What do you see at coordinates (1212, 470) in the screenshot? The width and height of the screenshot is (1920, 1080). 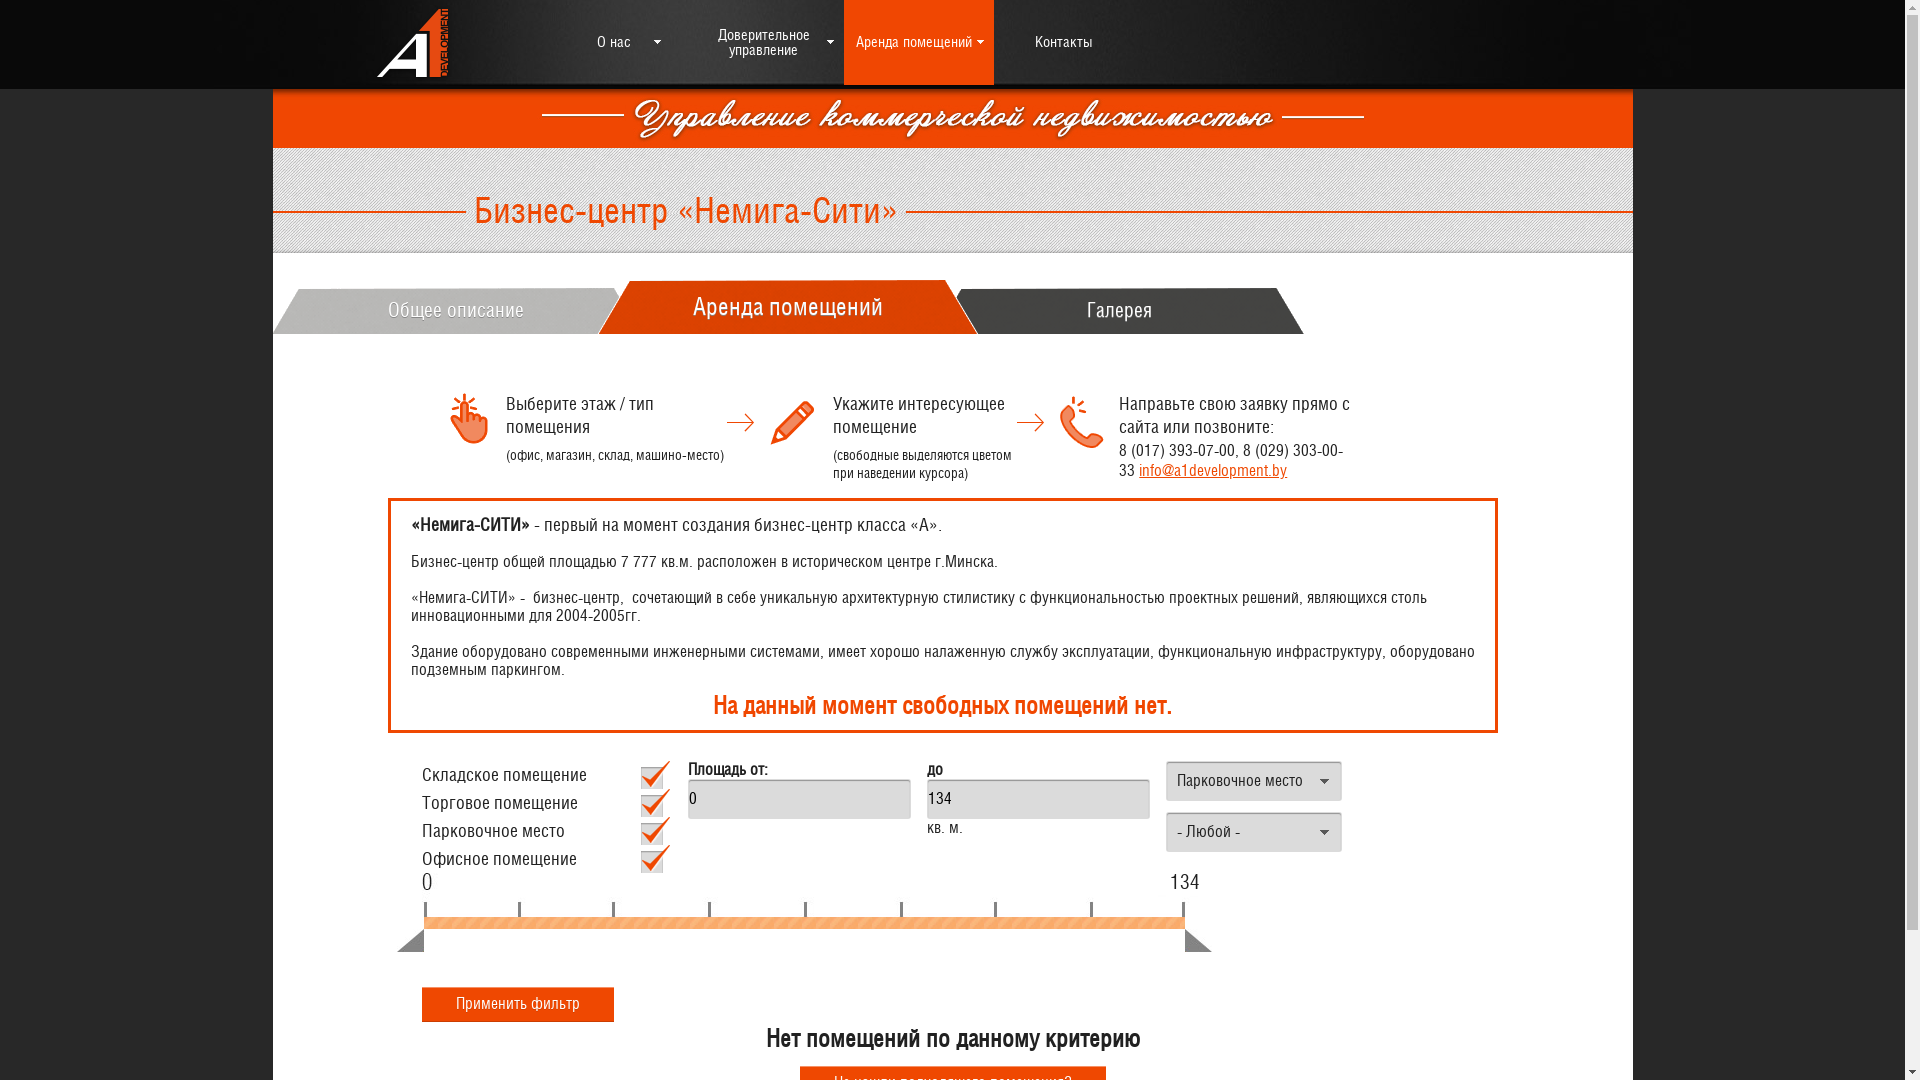 I see `'info@a1development.by'` at bounding box center [1212, 470].